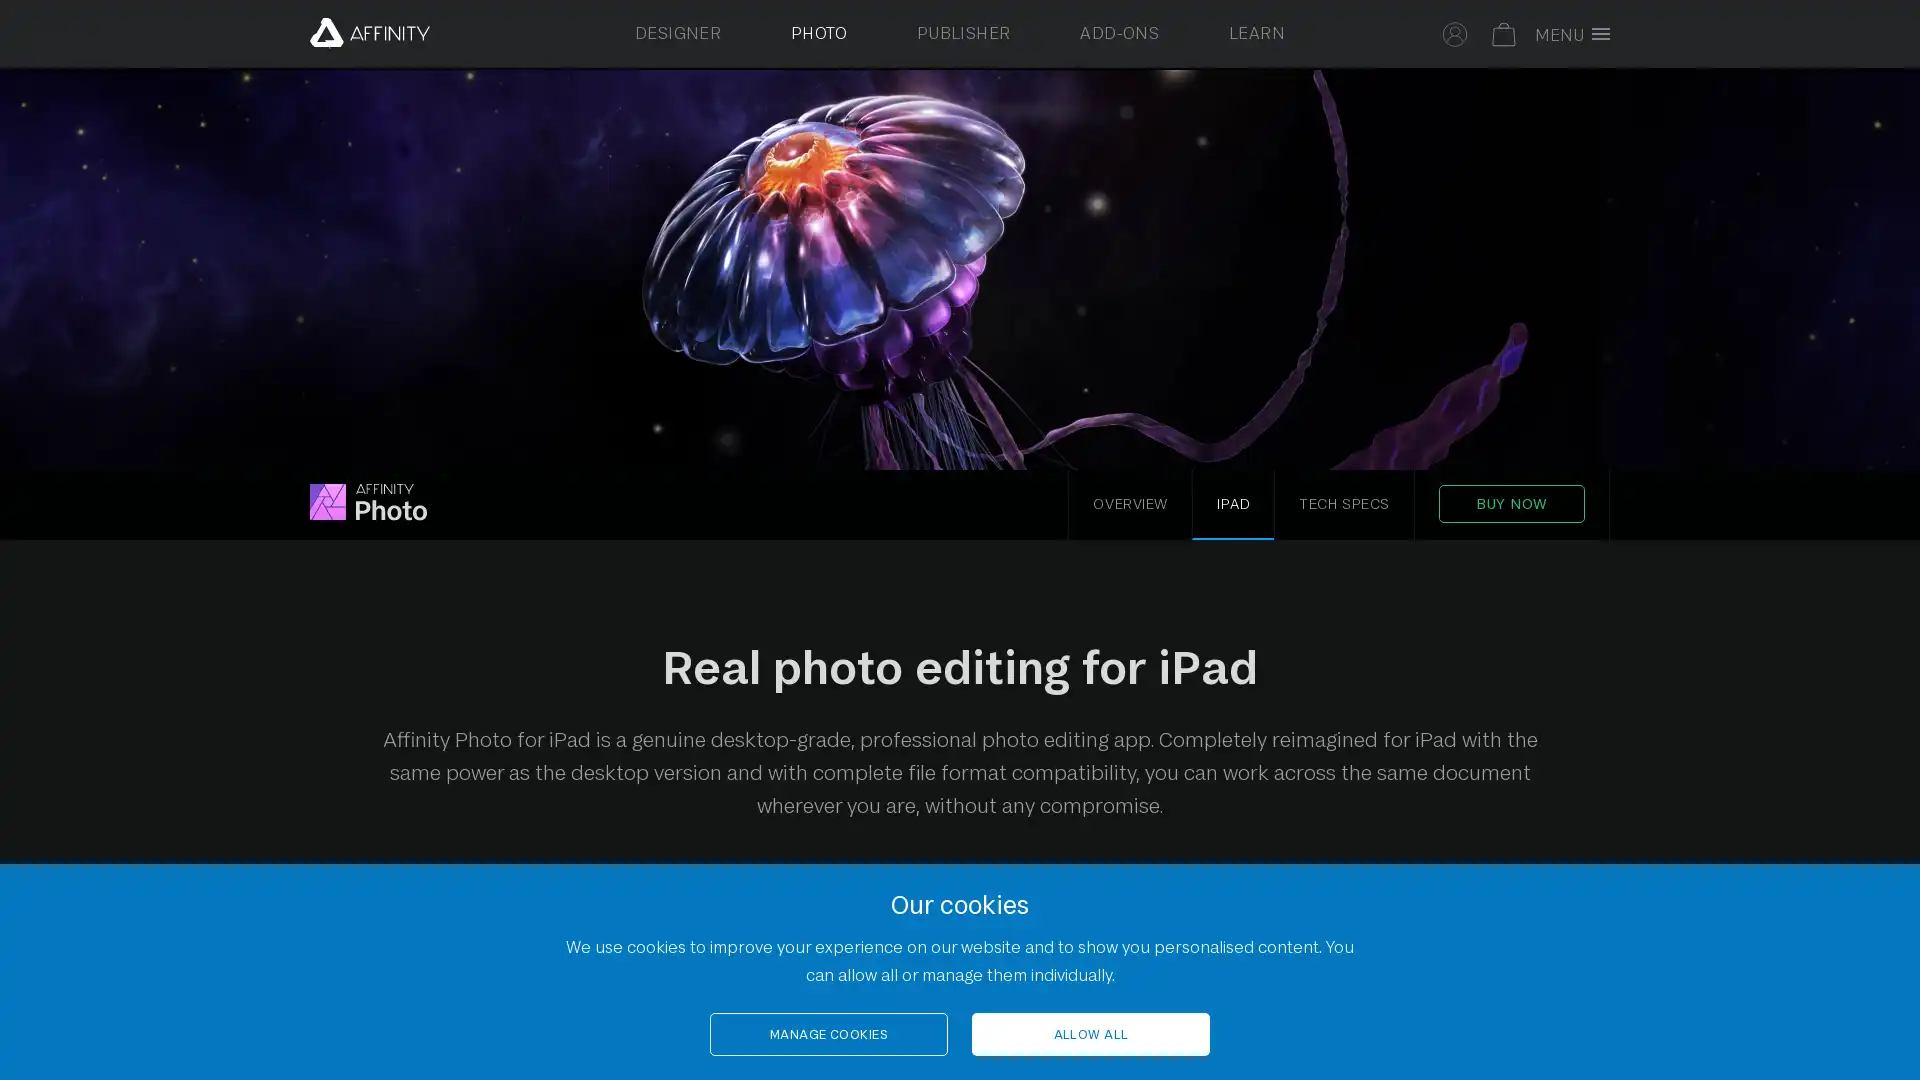  Describe the element at coordinates (1577, 34) in the screenshot. I see `Toggle full screen menu` at that location.